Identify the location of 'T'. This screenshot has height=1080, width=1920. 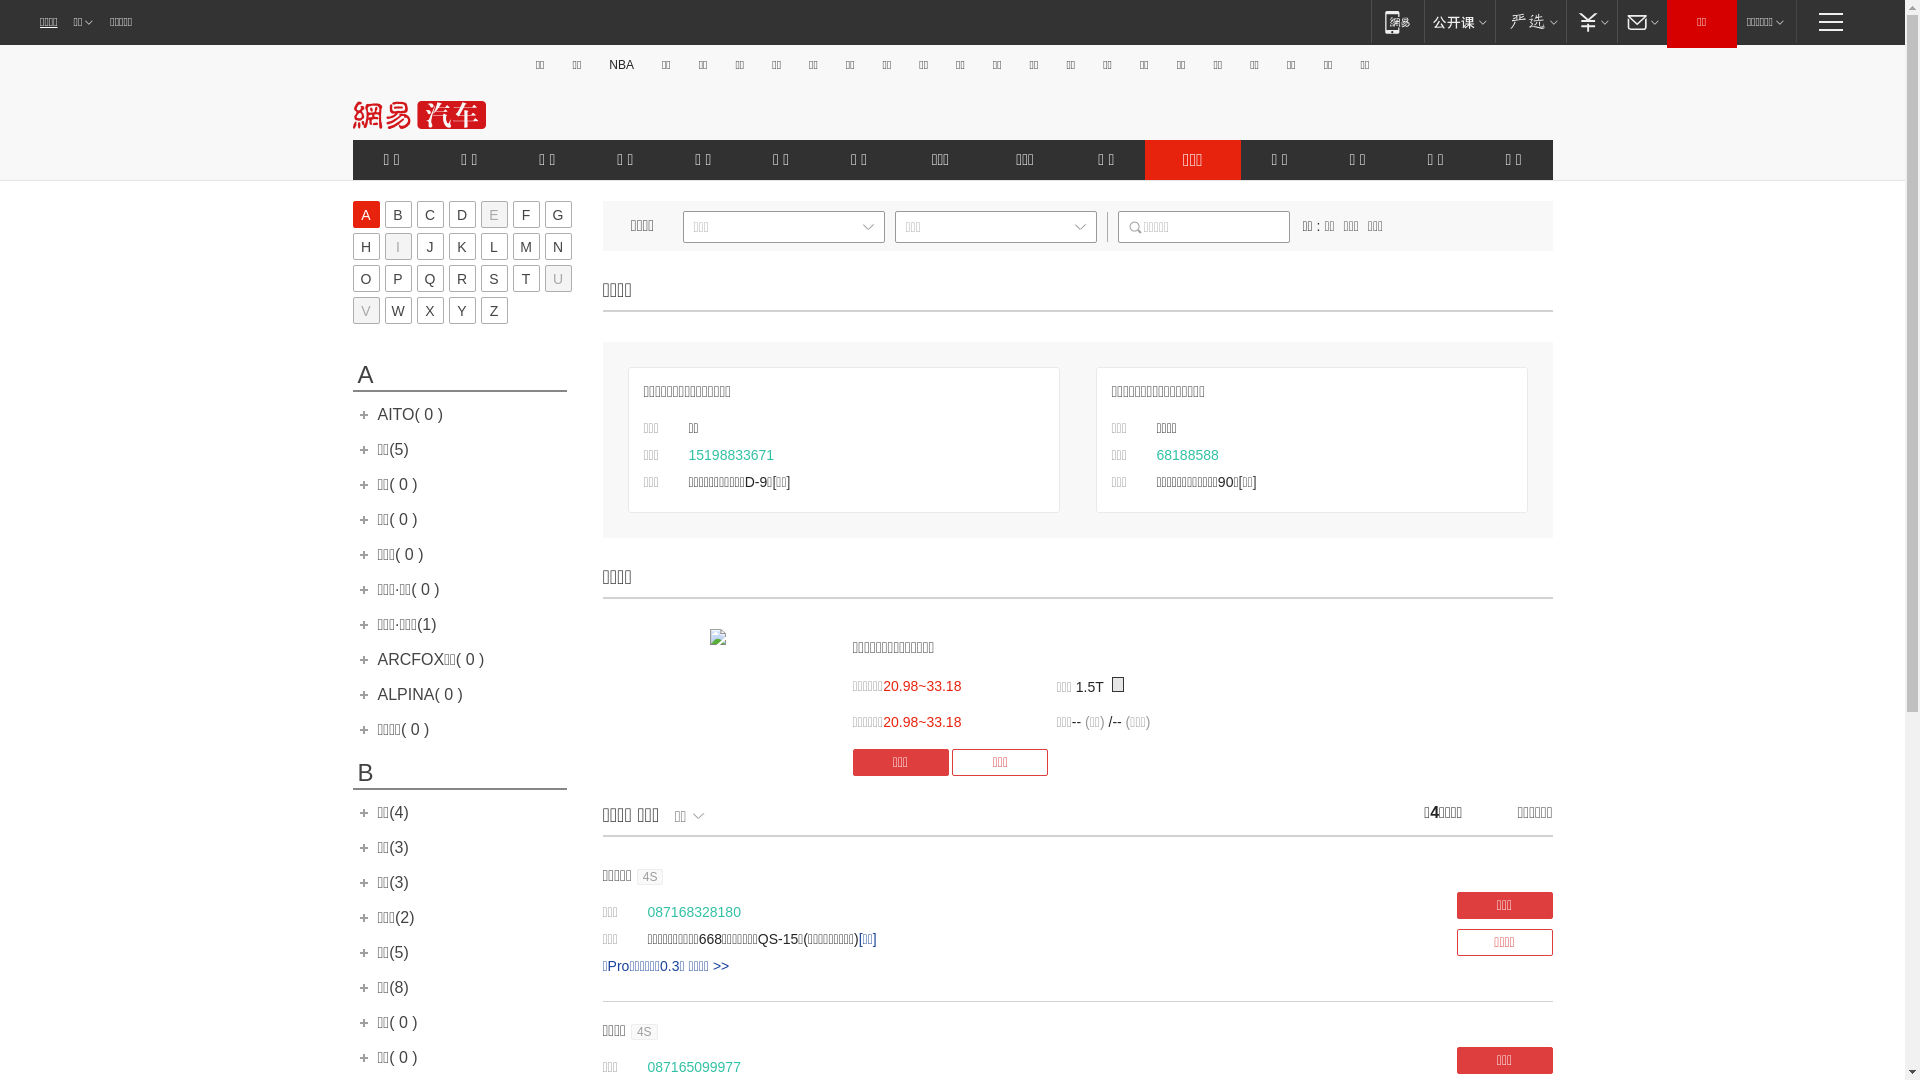
(525, 278).